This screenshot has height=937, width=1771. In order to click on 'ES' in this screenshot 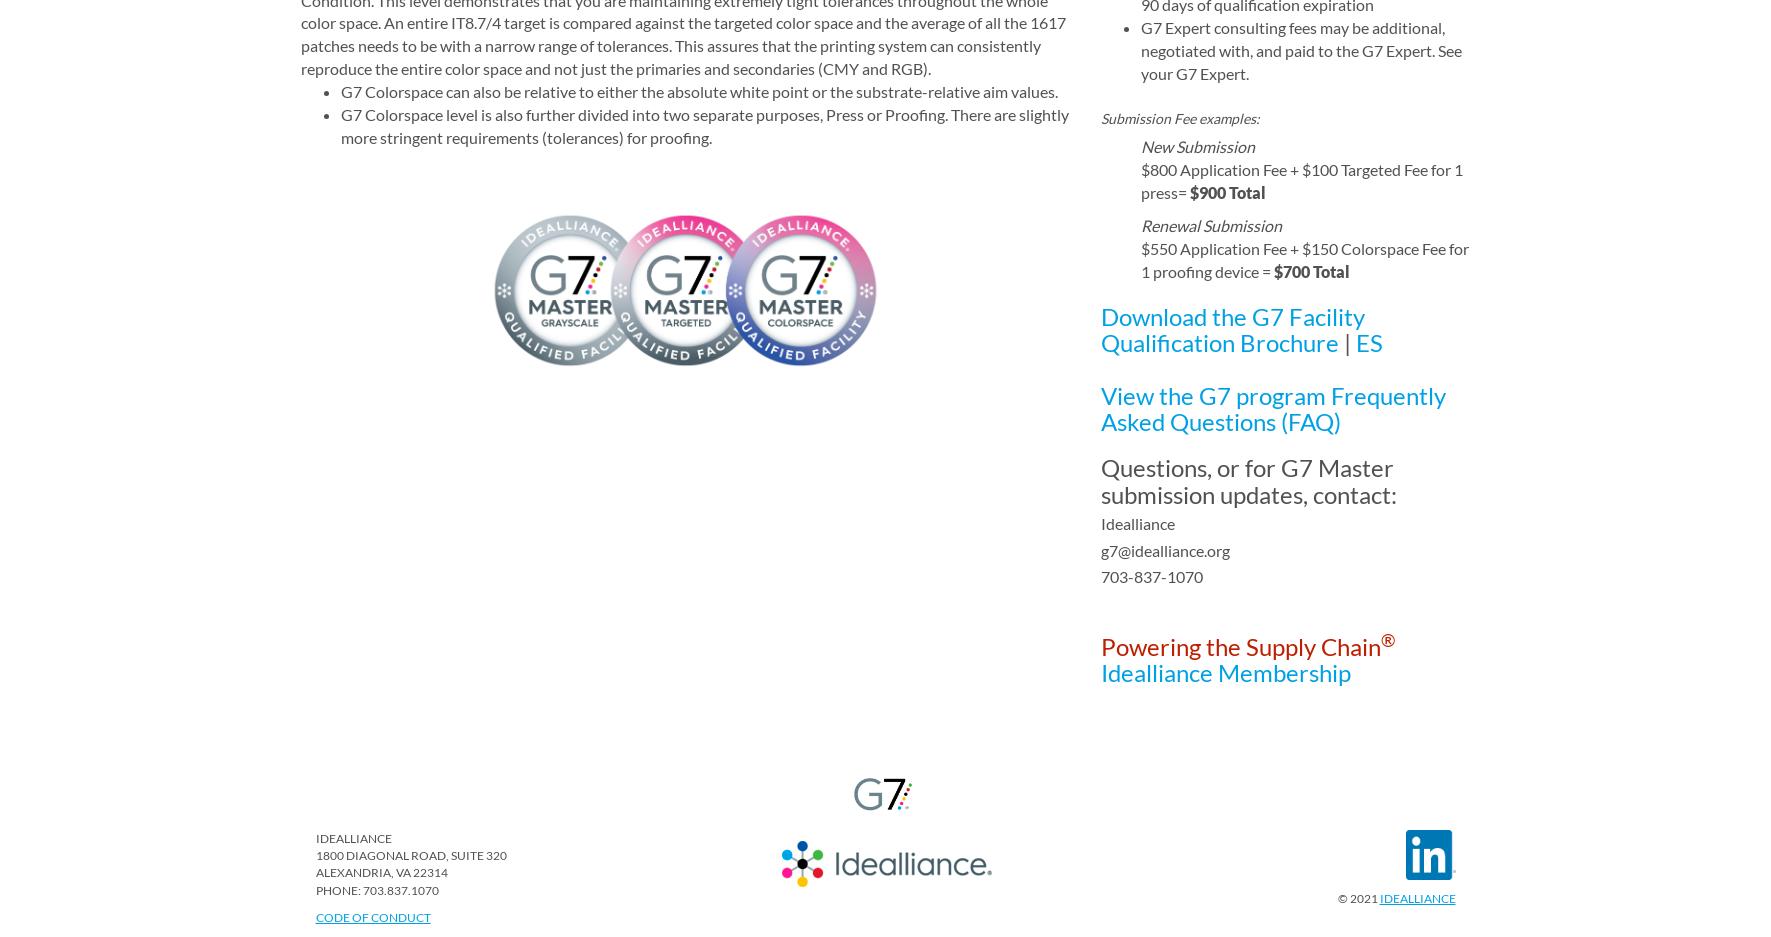, I will do `click(1367, 341)`.